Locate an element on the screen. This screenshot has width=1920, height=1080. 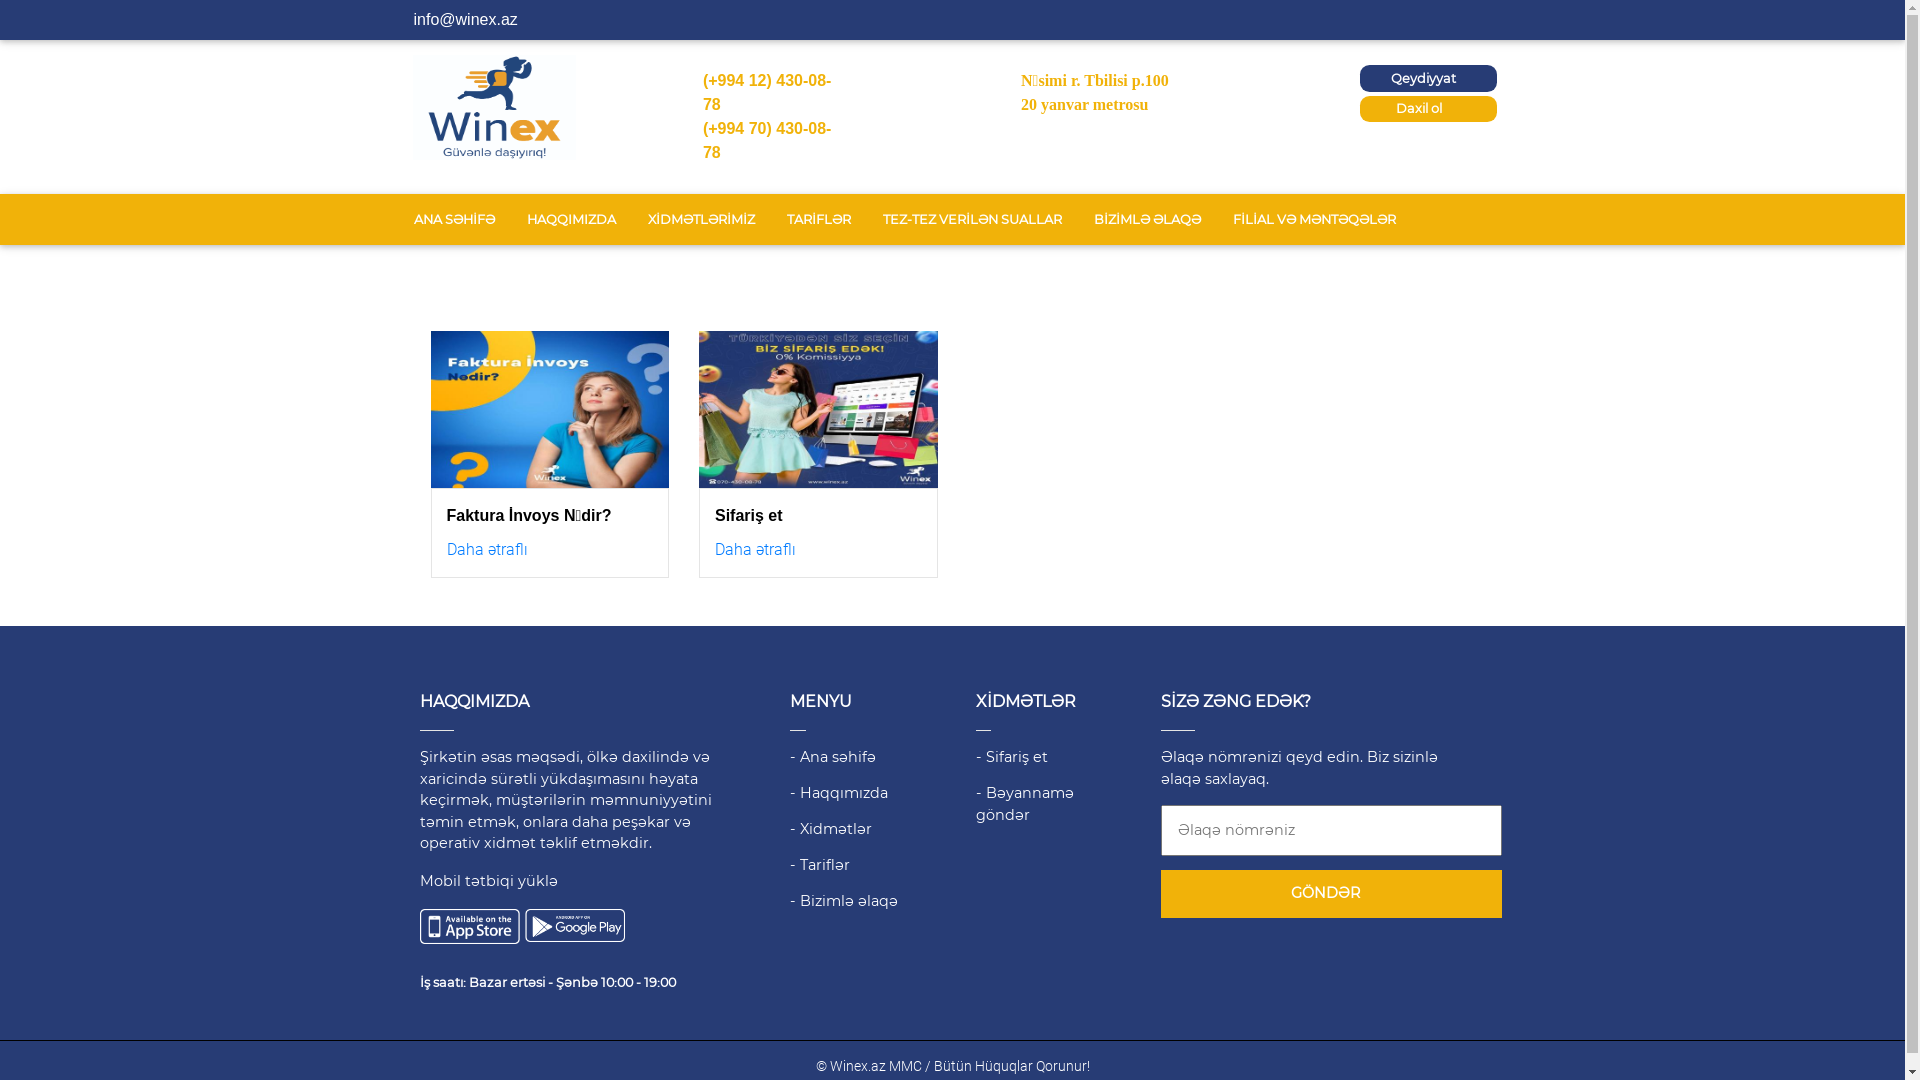
'info@winex.az' is located at coordinates (464, 19).